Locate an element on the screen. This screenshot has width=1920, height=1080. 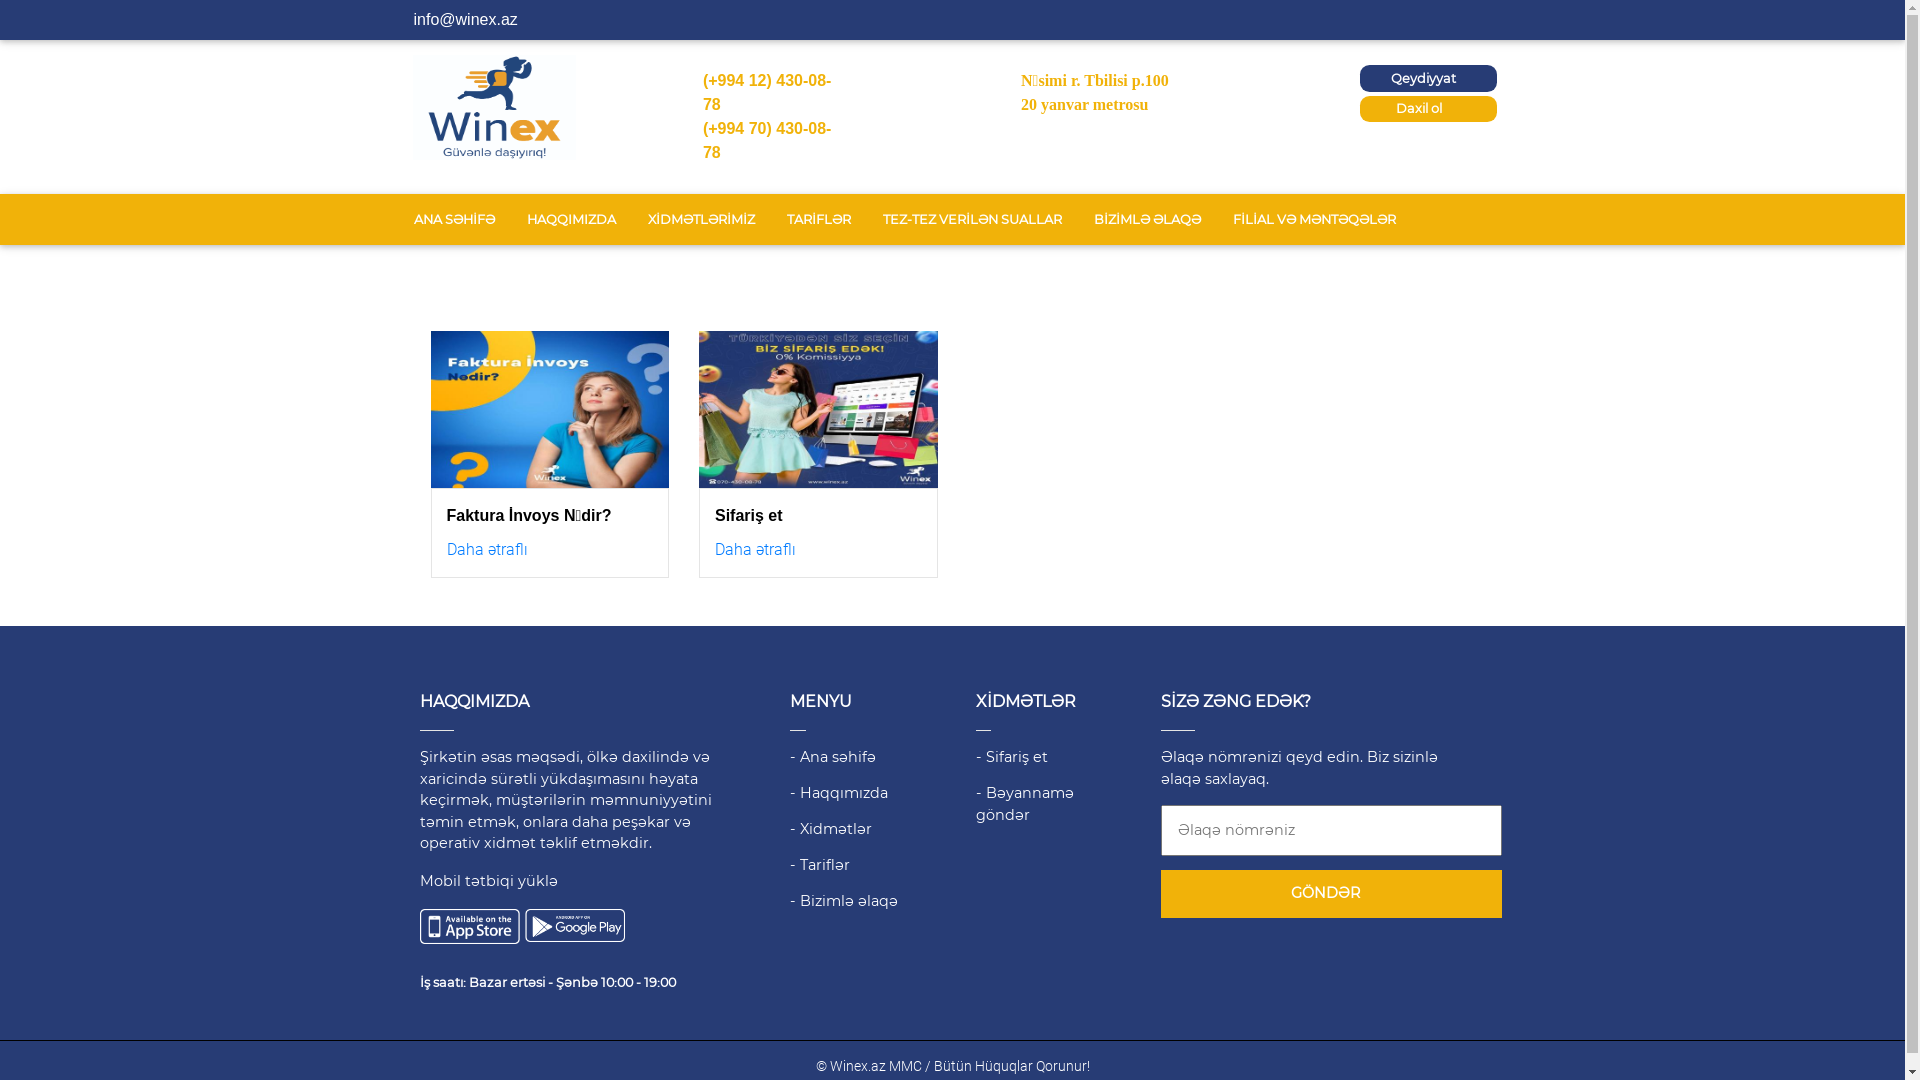
'info@winex.az' is located at coordinates (464, 19).